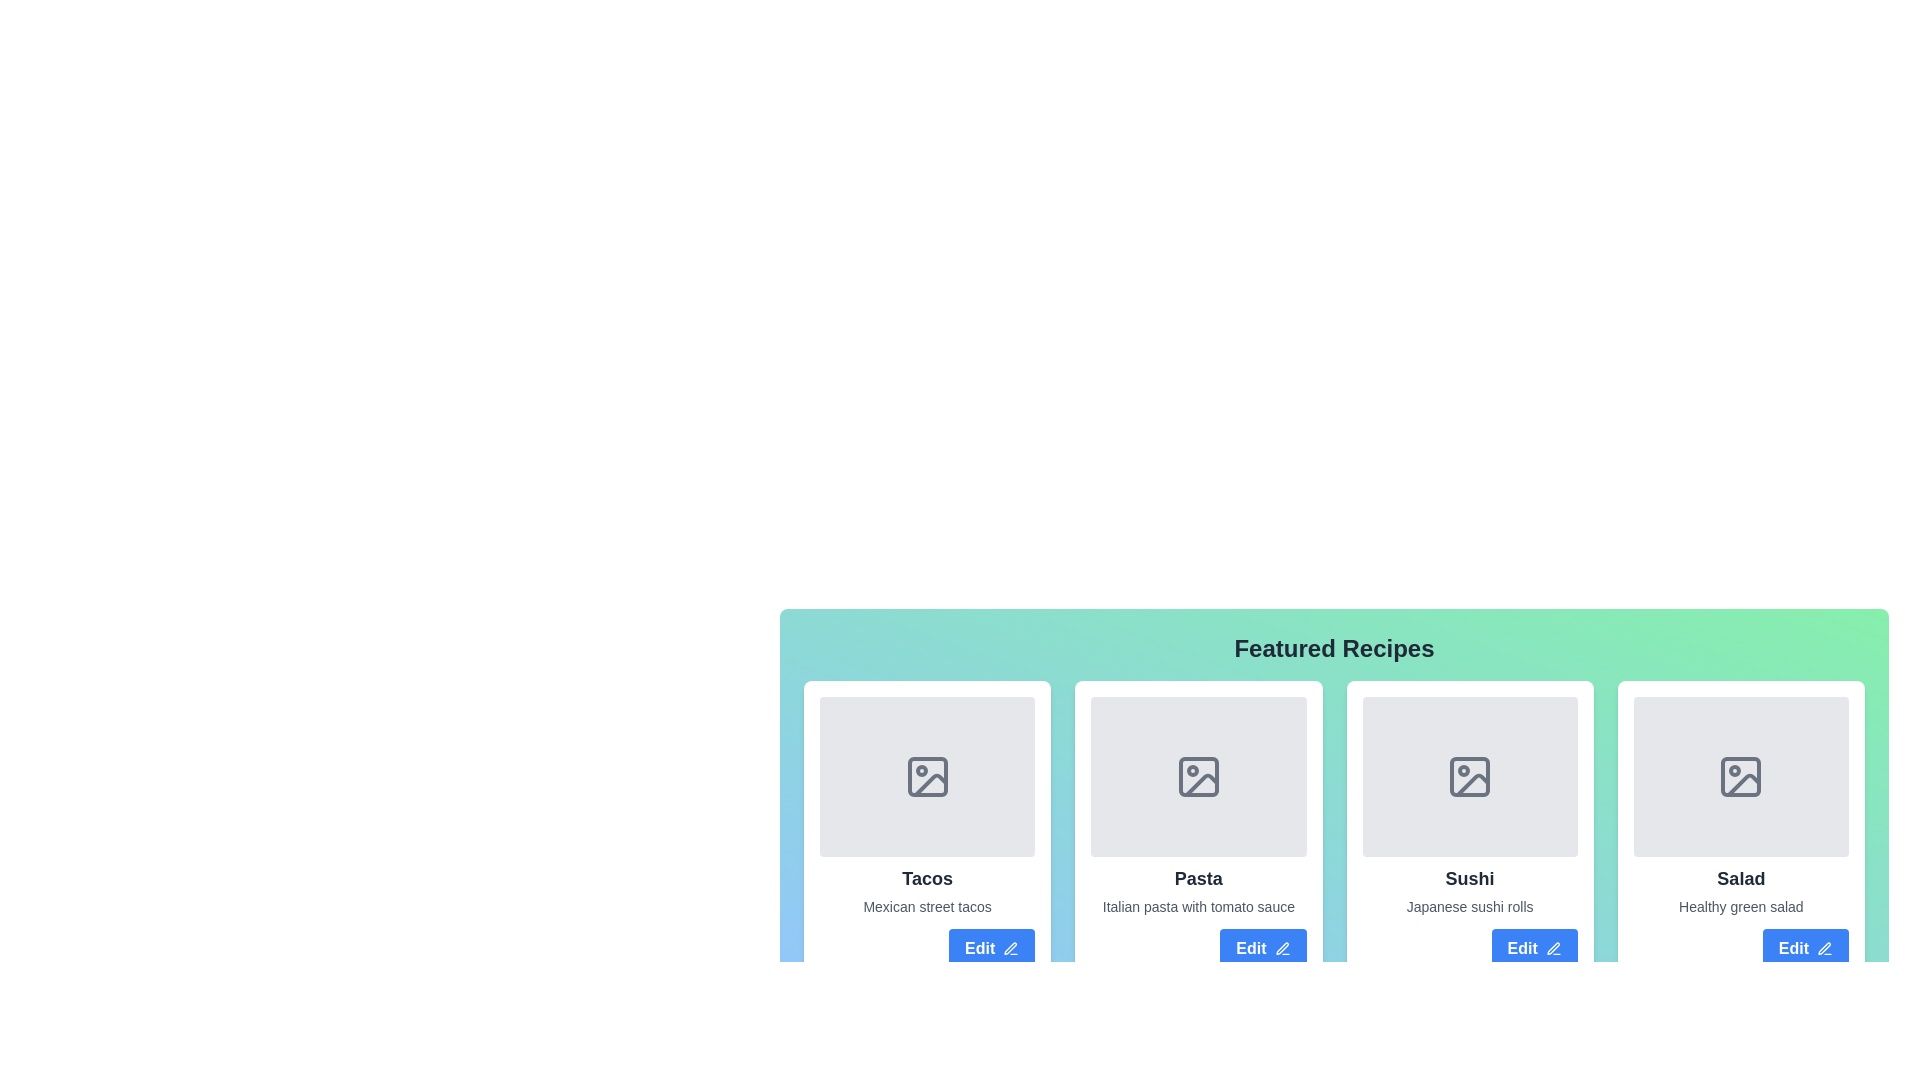  What do you see at coordinates (992, 947) in the screenshot?
I see `the first 'Edit' button associated with the 'Tacos' recipe card in the 'Featured Recipes' section` at bounding box center [992, 947].